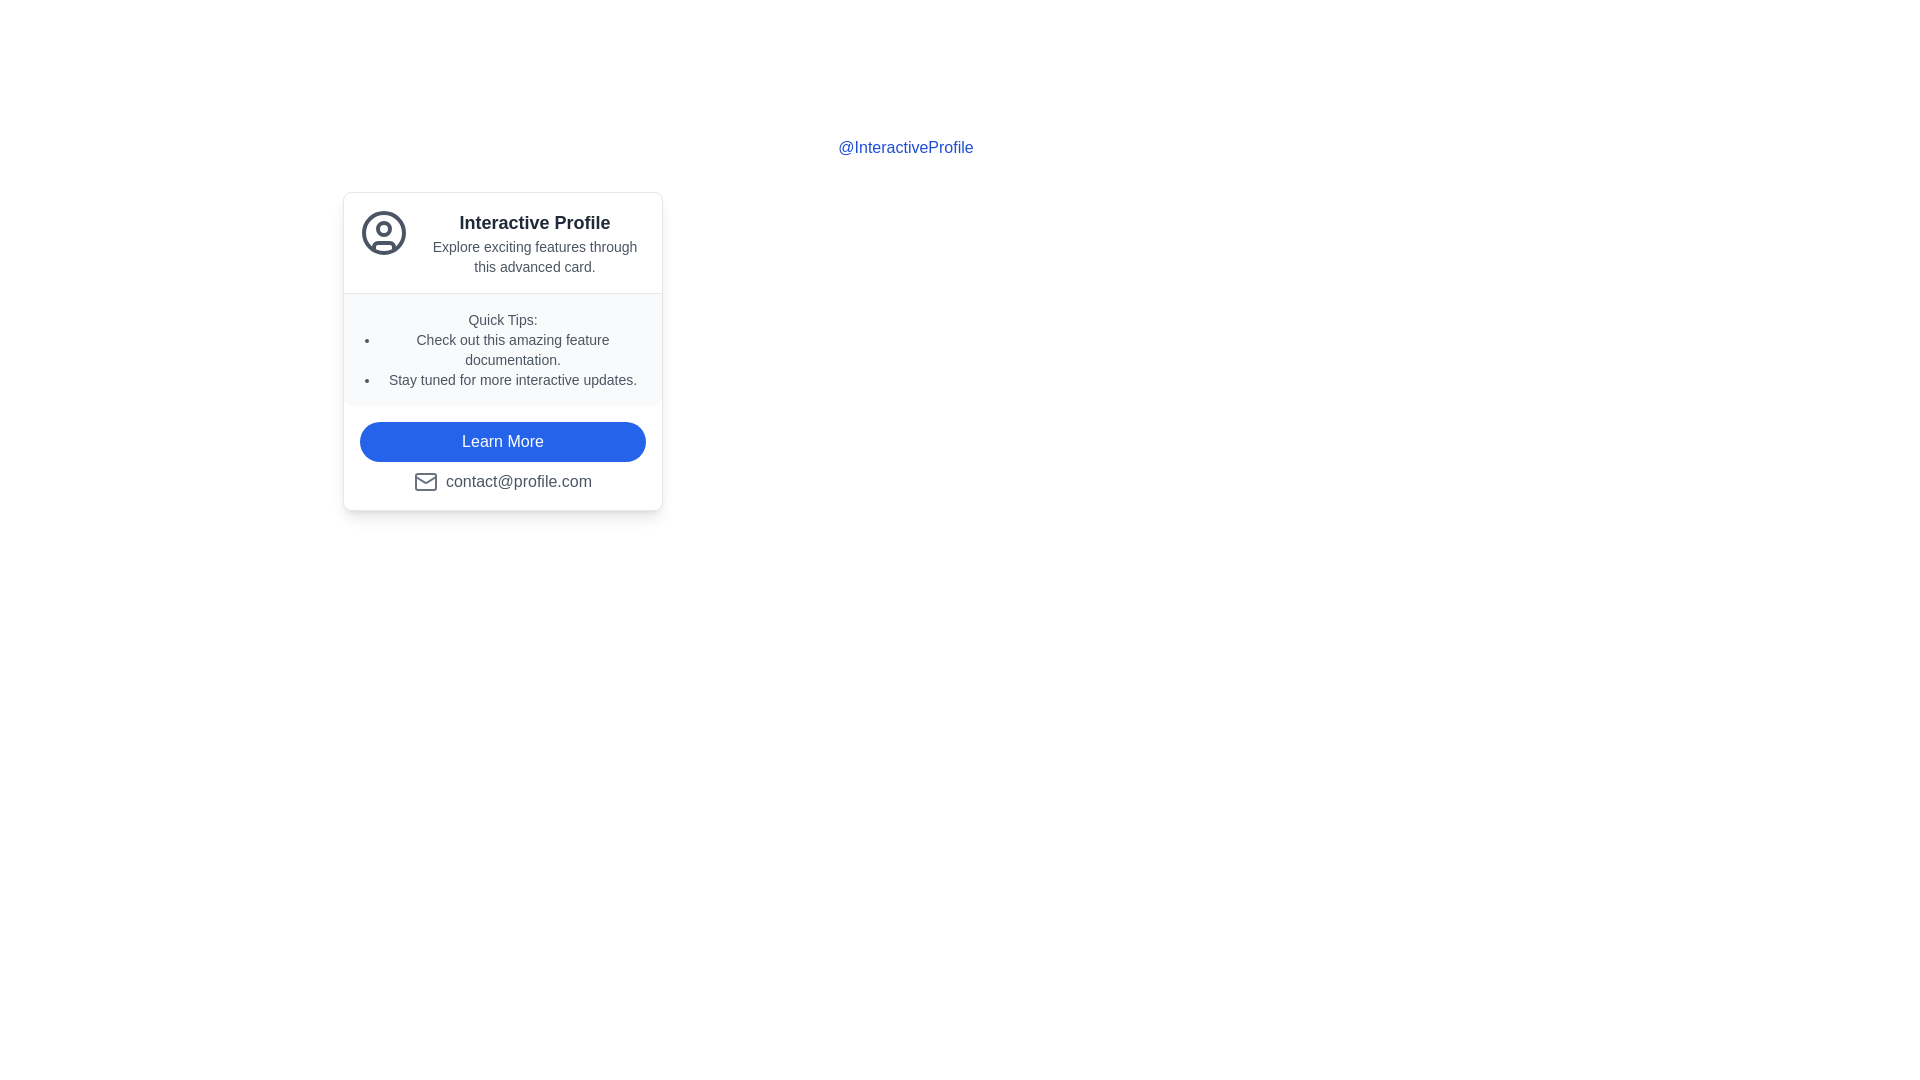 This screenshot has height=1080, width=1920. Describe the element at coordinates (534, 256) in the screenshot. I see `the informative text label positioned beneath the header 'Interactive Profile' in the card-like layout` at that location.